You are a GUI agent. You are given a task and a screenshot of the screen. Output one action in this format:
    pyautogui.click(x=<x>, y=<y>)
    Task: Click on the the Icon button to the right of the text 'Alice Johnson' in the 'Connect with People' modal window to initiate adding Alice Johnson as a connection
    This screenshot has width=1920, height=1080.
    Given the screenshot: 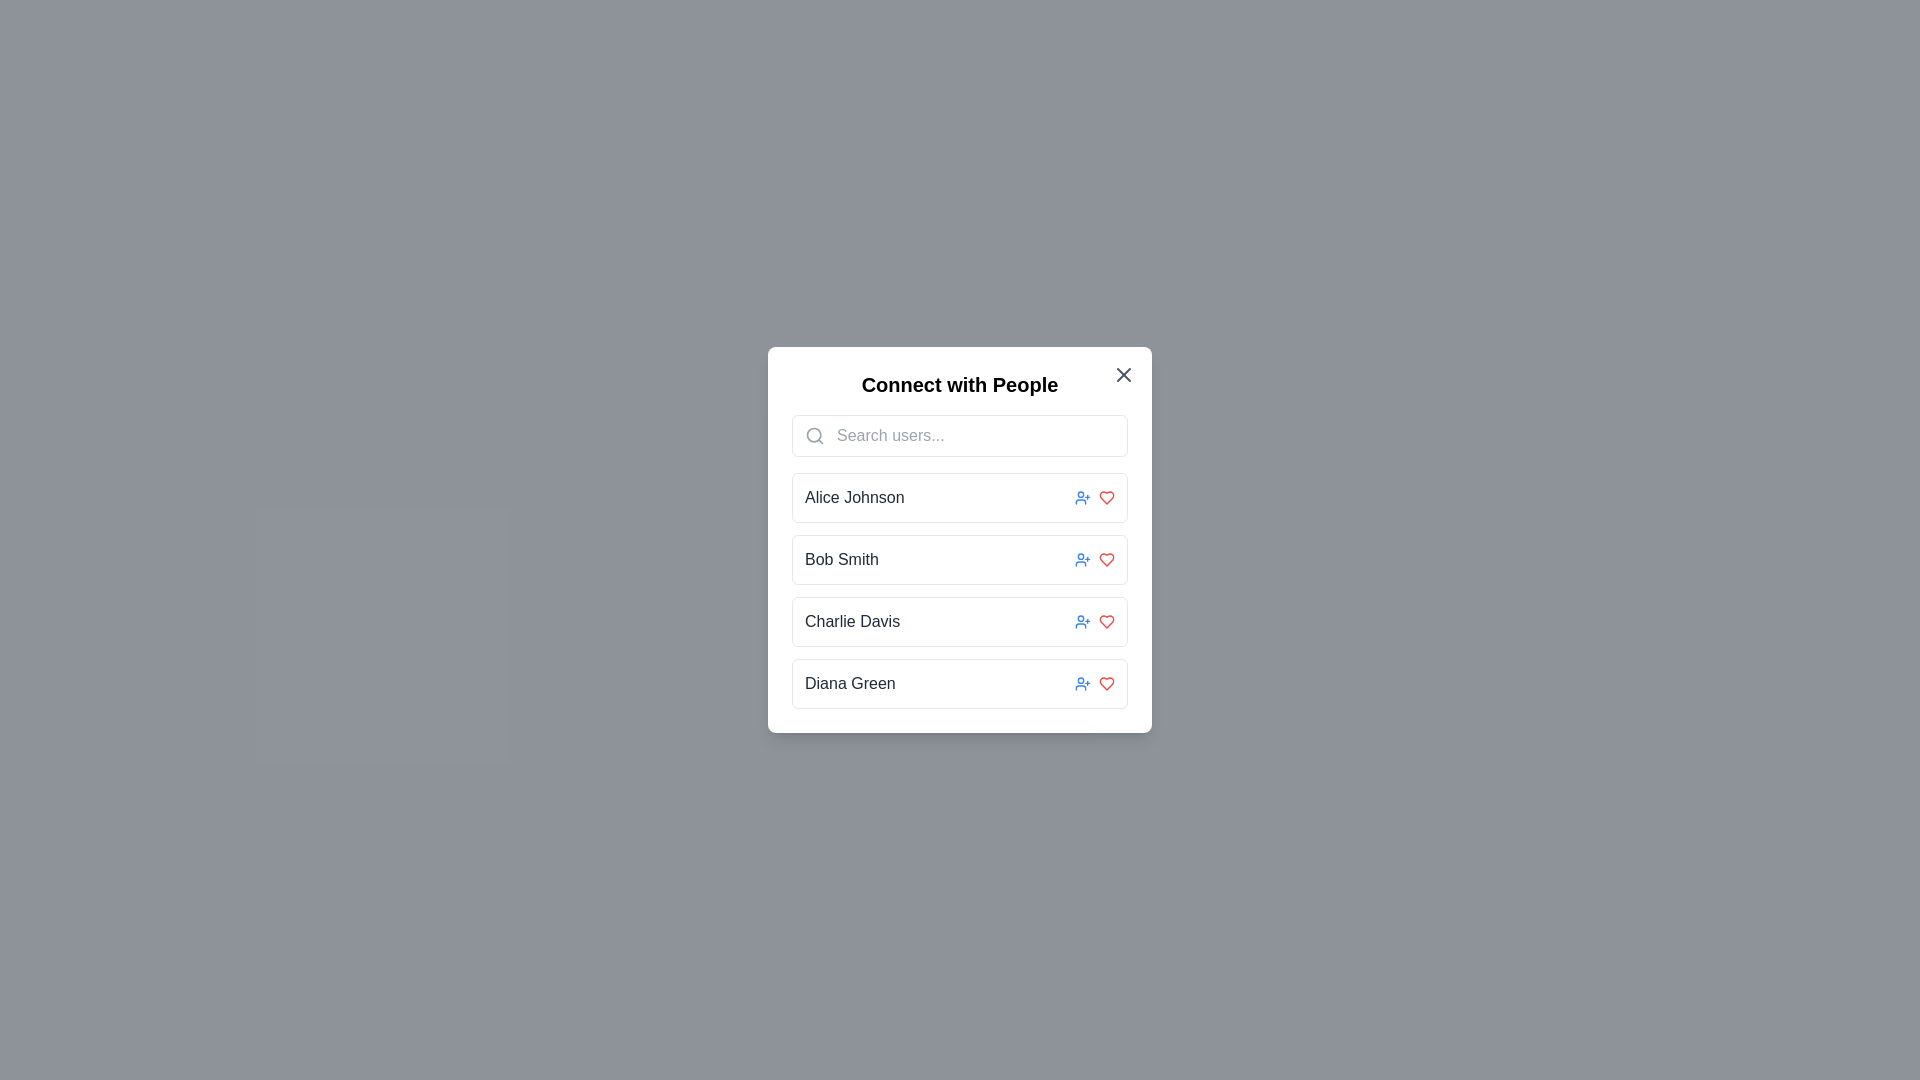 What is the action you would take?
    pyautogui.click(x=1082, y=496)
    